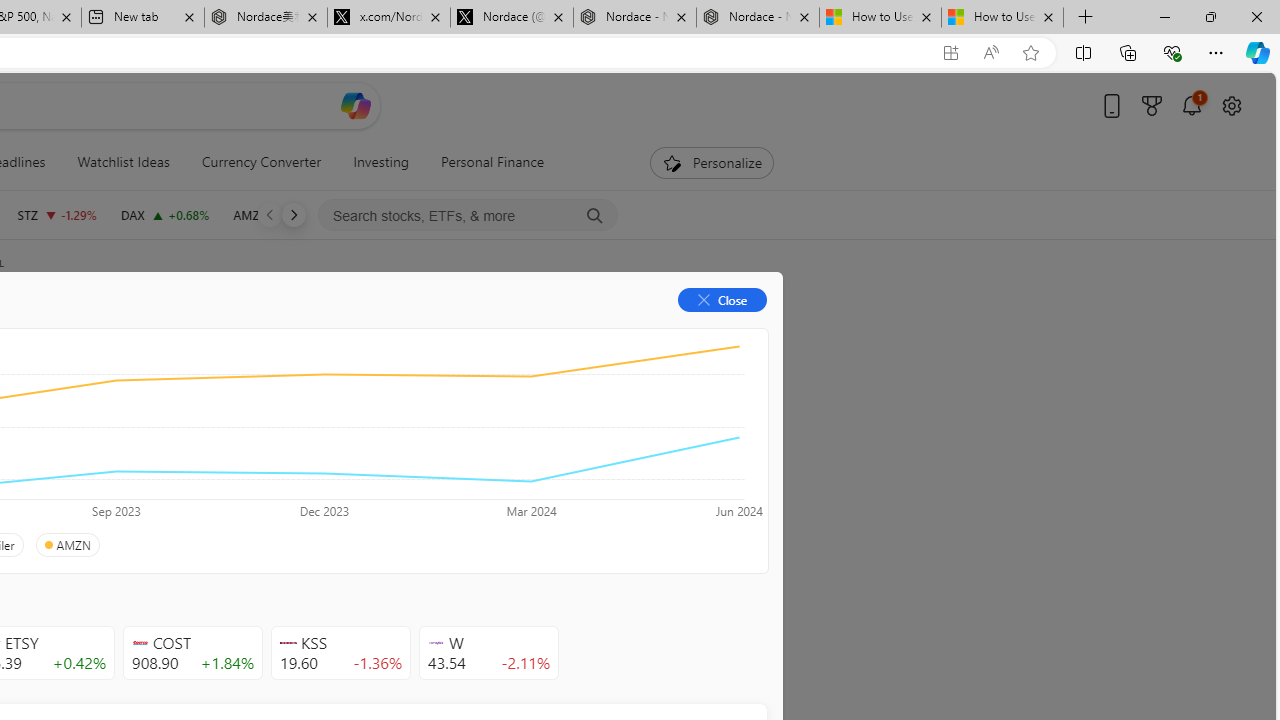 Image resolution: width=1280 pixels, height=720 pixels. Describe the element at coordinates (950, 52) in the screenshot. I see `'App available. Install Start Money'` at that location.